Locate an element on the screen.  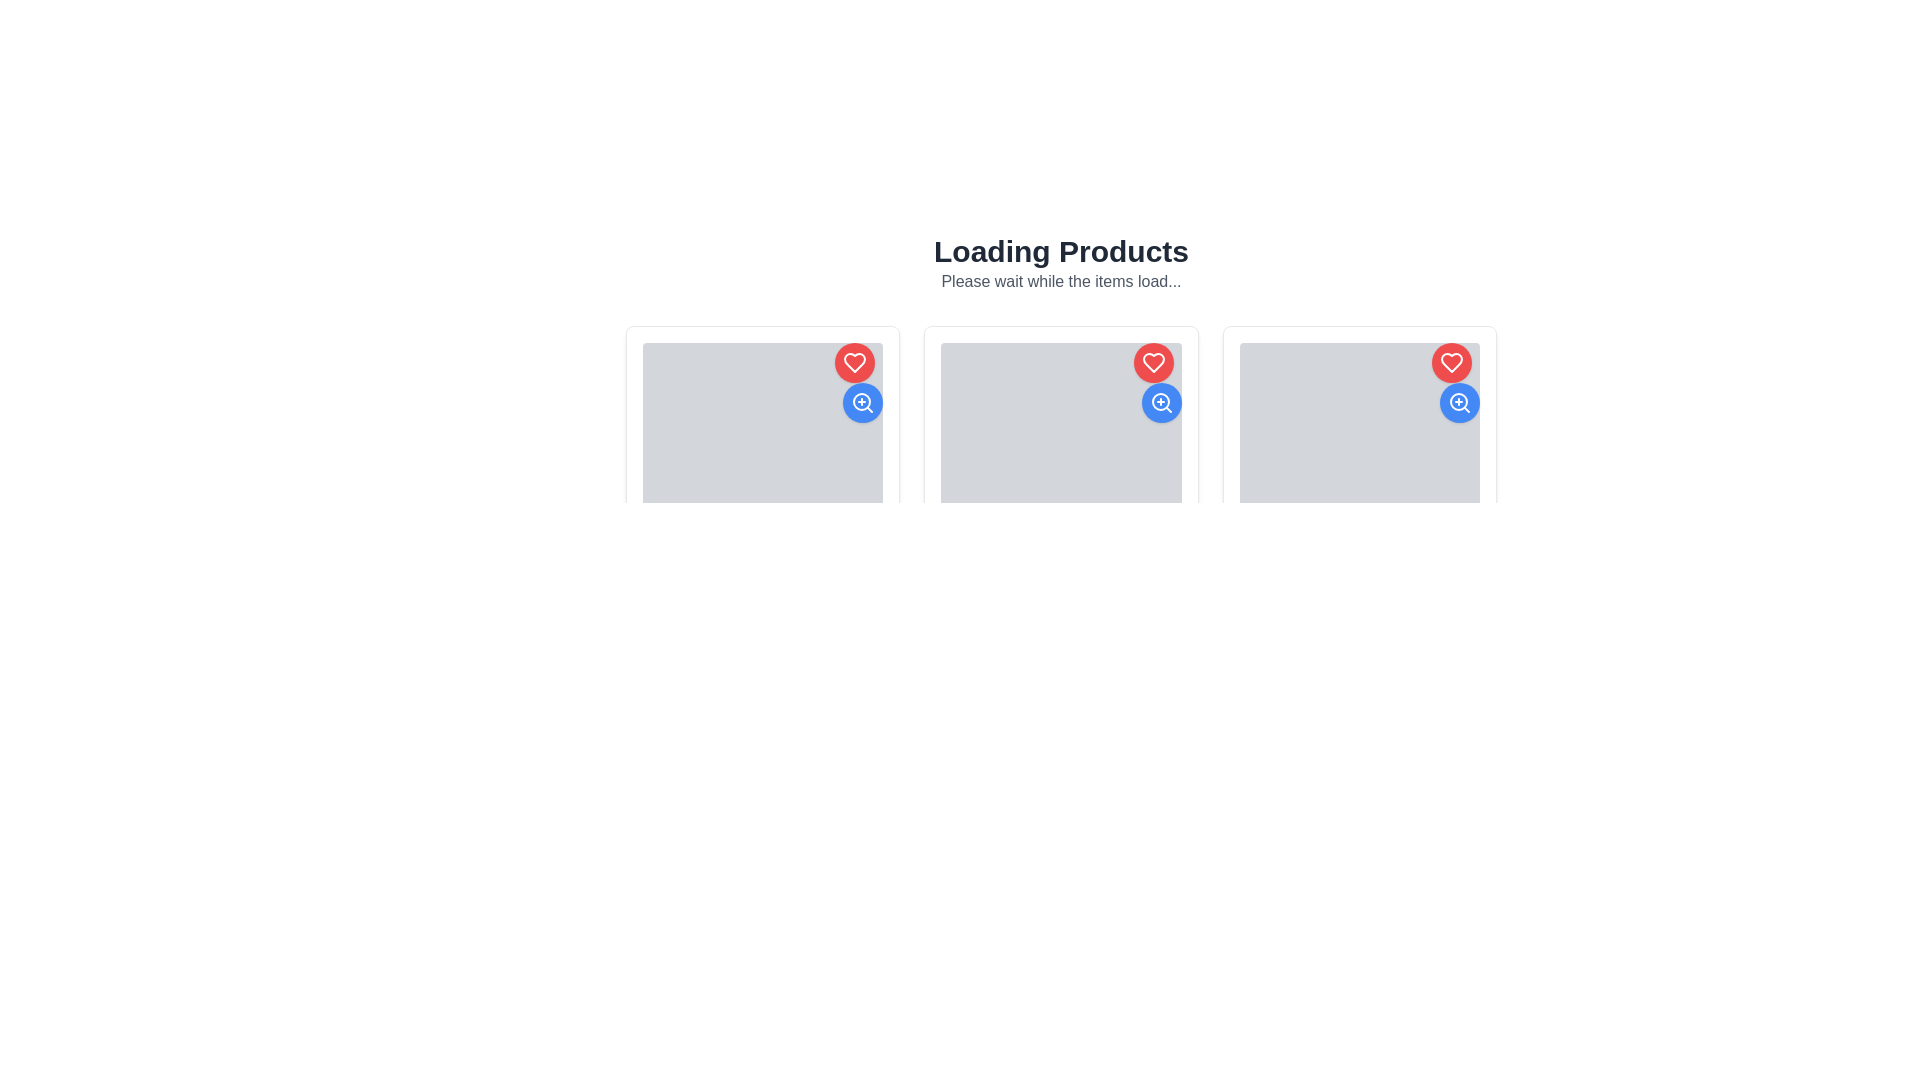
the first action button in the top-right corner of the third image thumbnail is located at coordinates (1451, 362).